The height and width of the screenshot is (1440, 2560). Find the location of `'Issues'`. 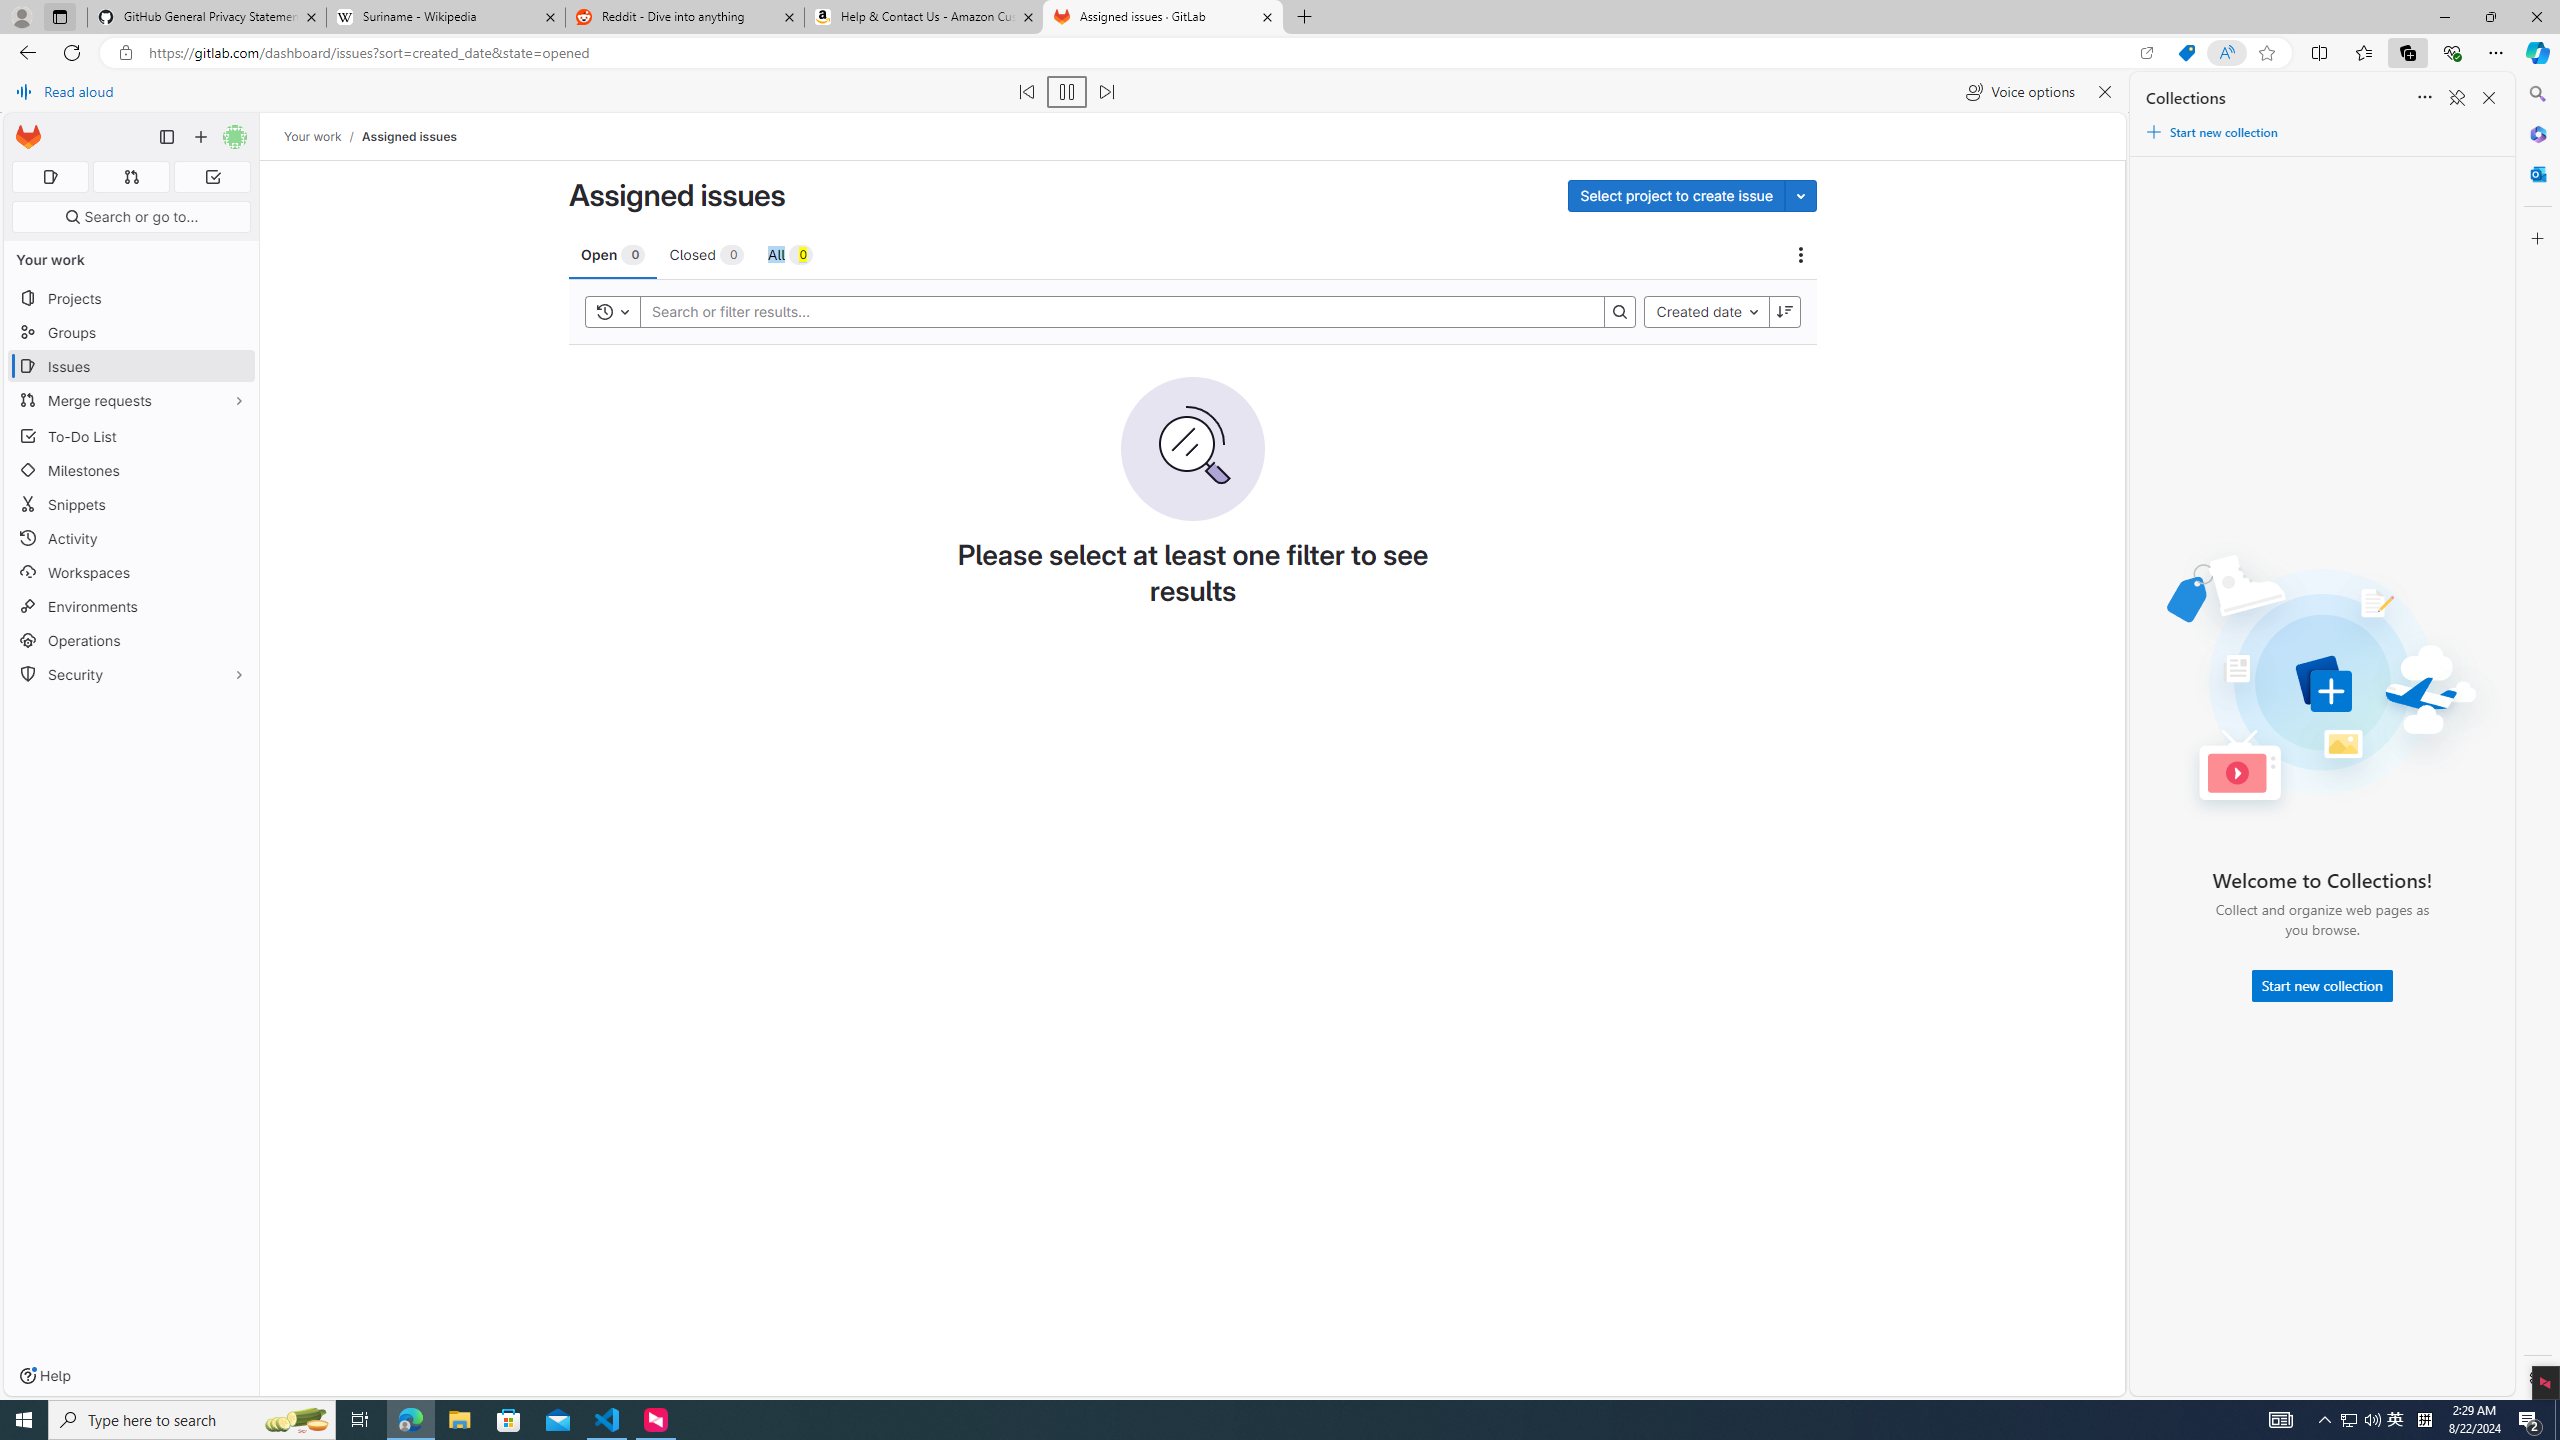

'Issues' is located at coordinates (130, 365).